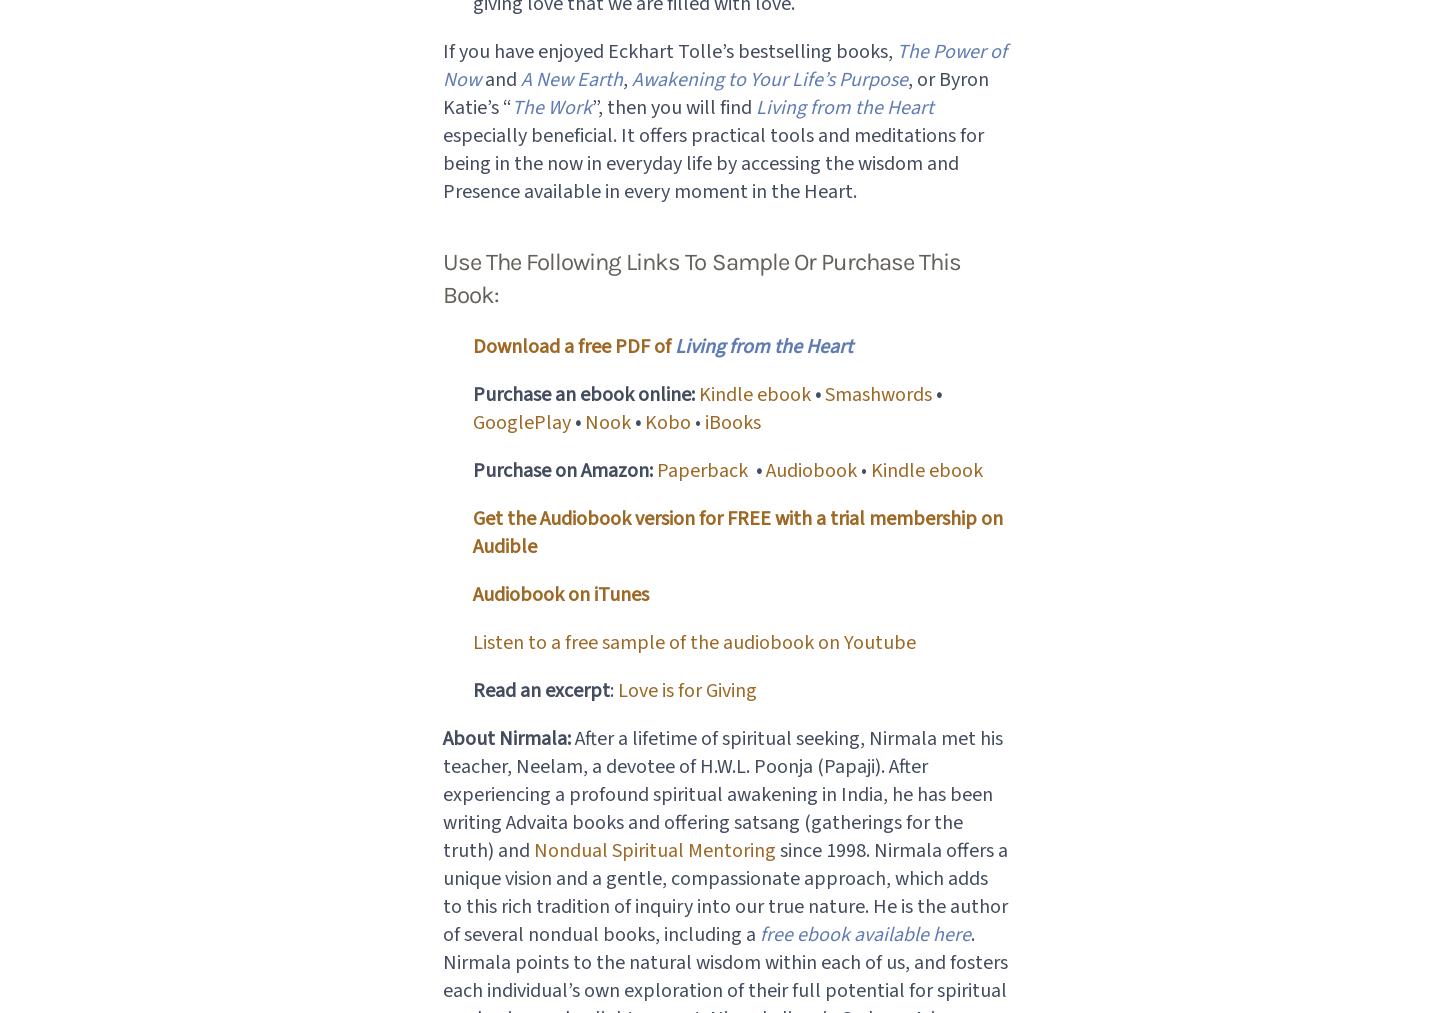 This screenshot has height=1013, width=1450. What do you see at coordinates (668, 49) in the screenshot?
I see `'If you have enjoyed Eckhart Tolle’s bestselling books,'` at bounding box center [668, 49].